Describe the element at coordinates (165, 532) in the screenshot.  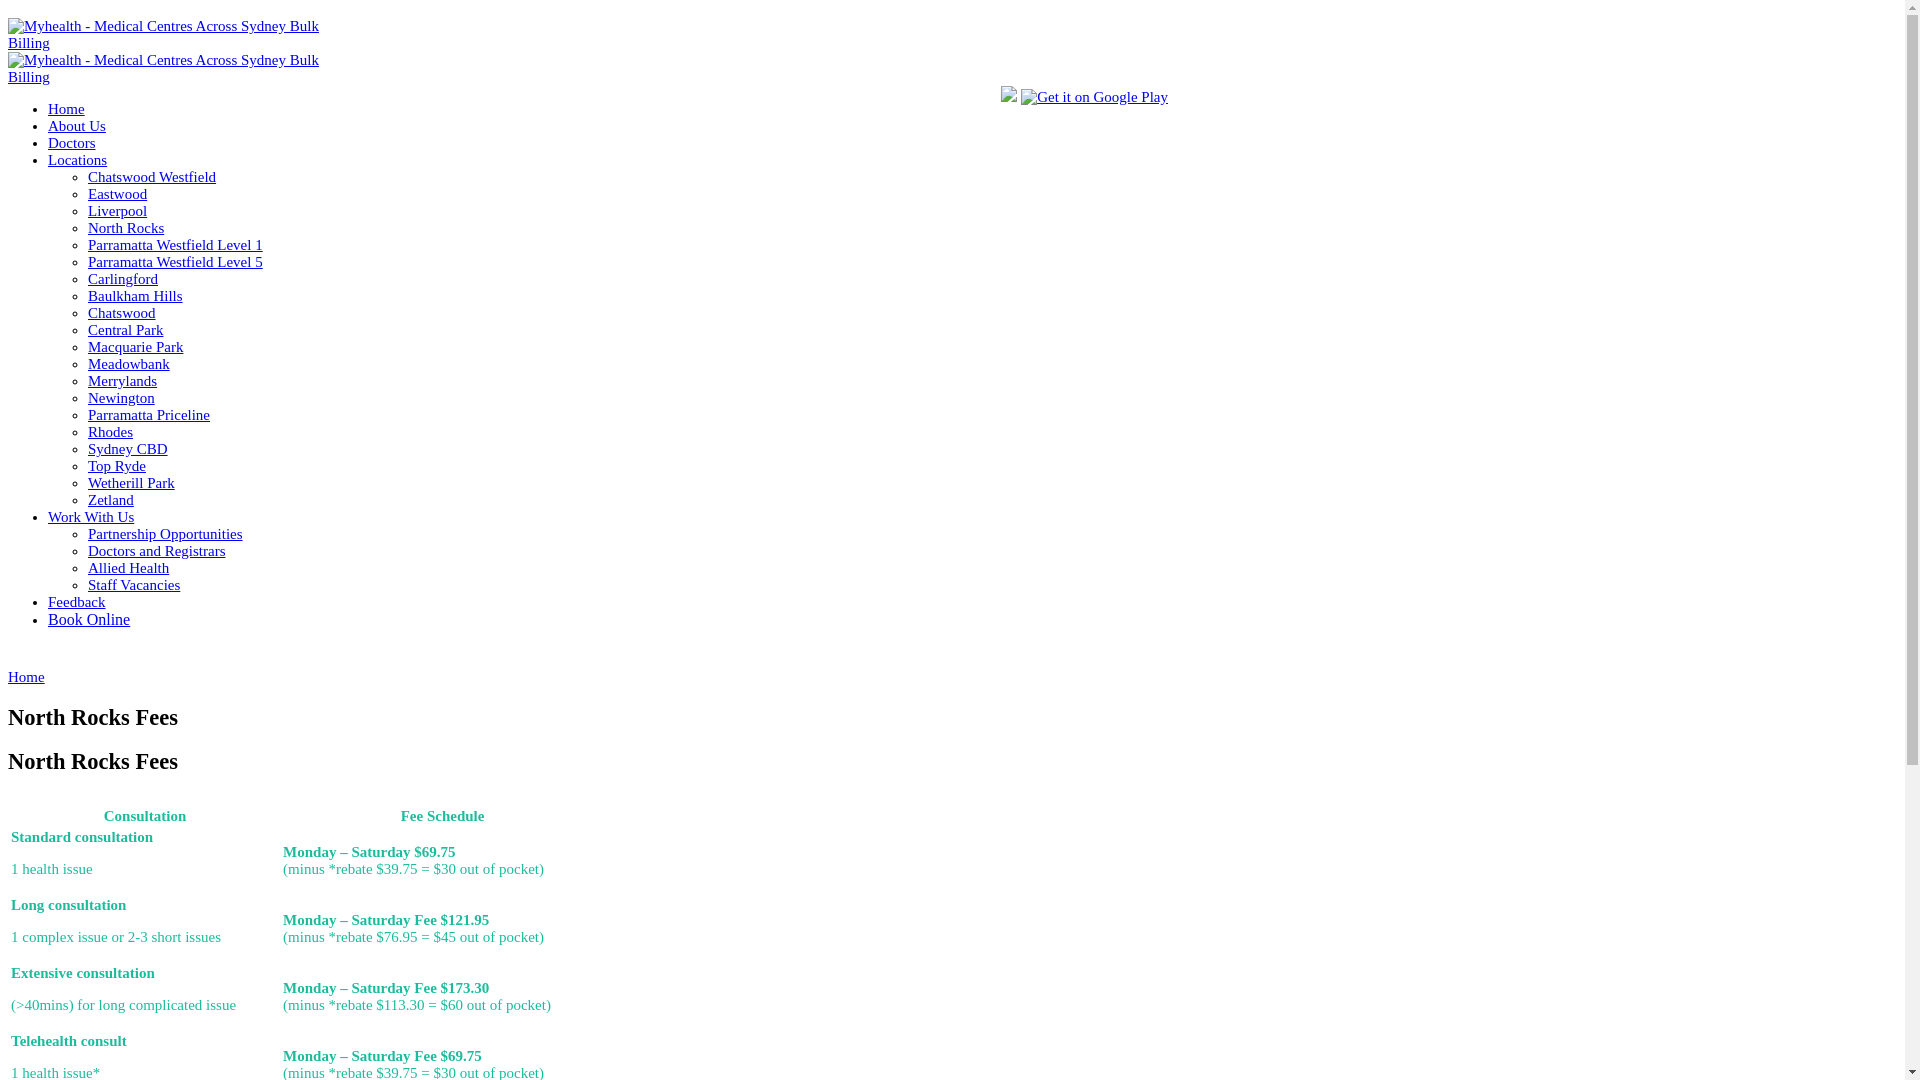
I see `'Partnership Opportunities'` at that location.